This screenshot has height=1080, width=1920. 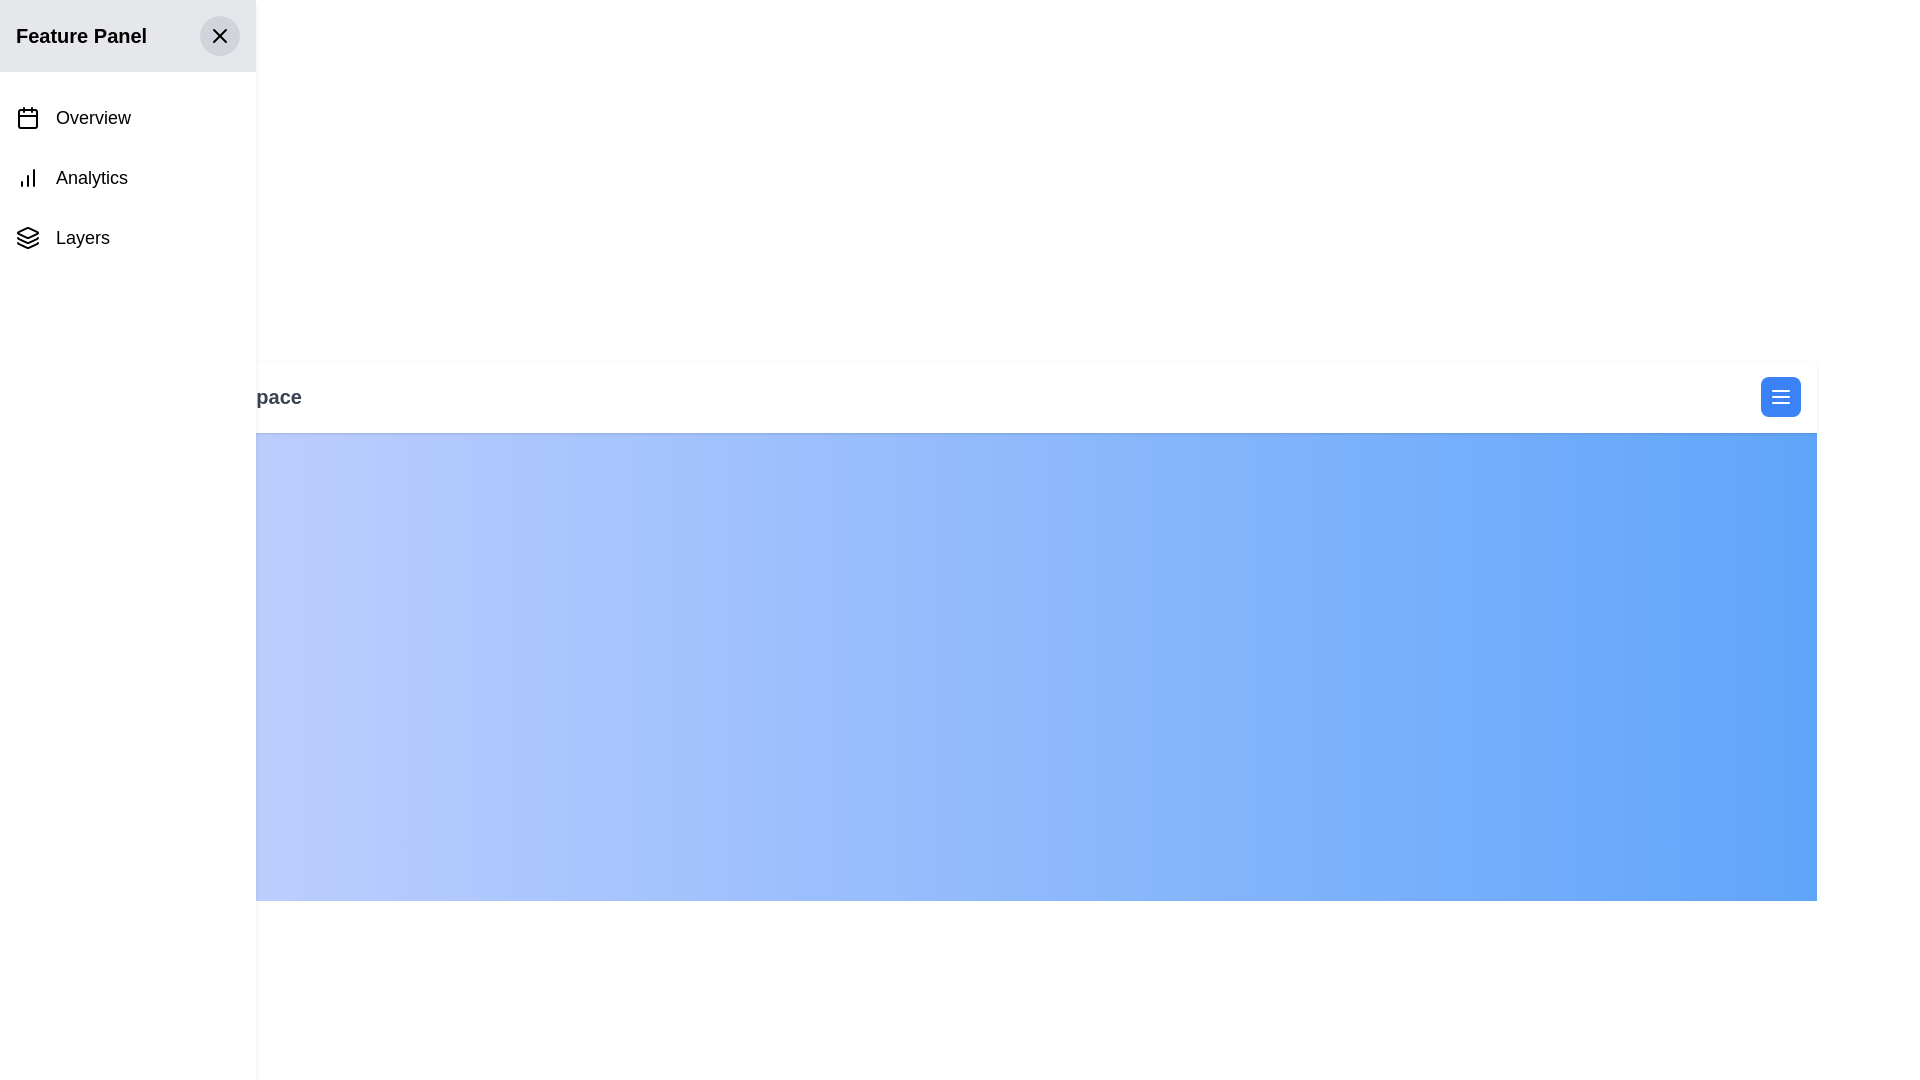 What do you see at coordinates (220, 35) in the screenshot?
I see `the 'X' icon` at bounding box center [220, 35].